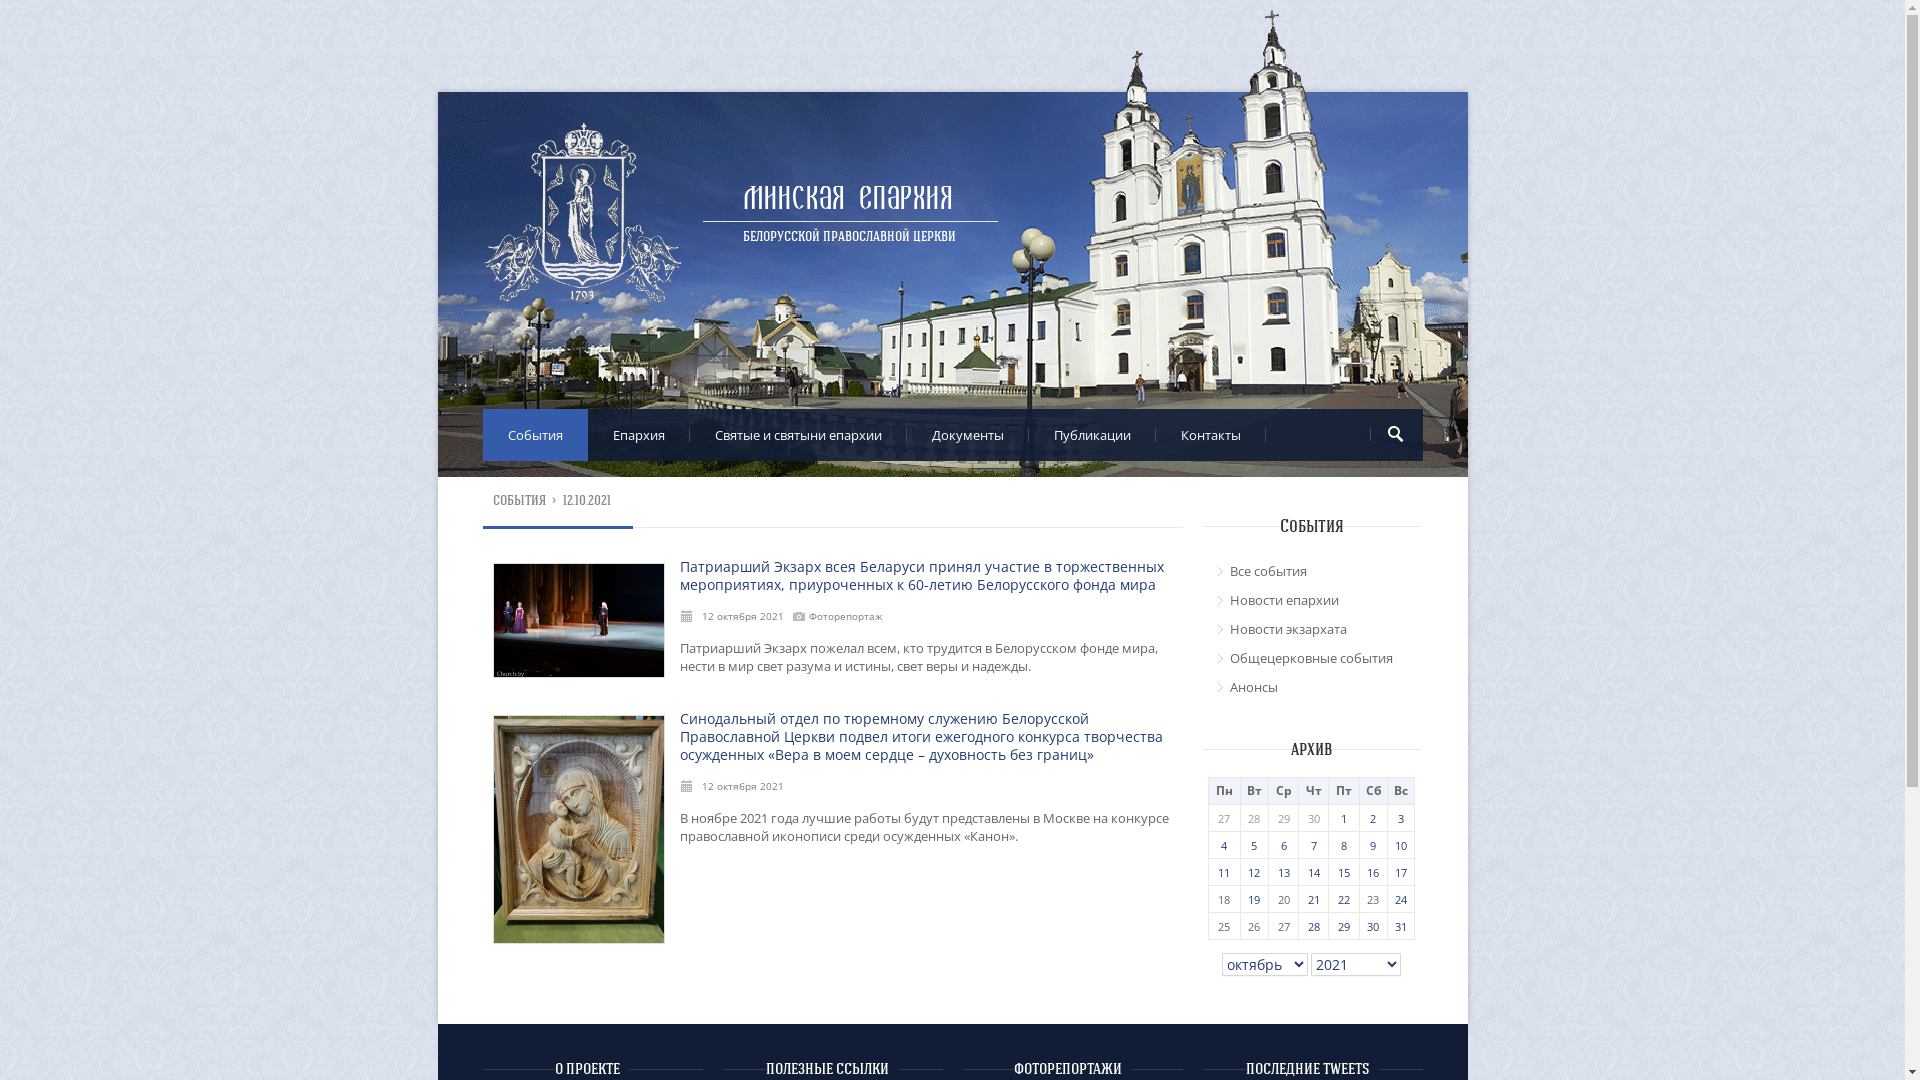  Describe the element at coordinates (1314, 925) in the screenshot. I see `'28'` at that location.